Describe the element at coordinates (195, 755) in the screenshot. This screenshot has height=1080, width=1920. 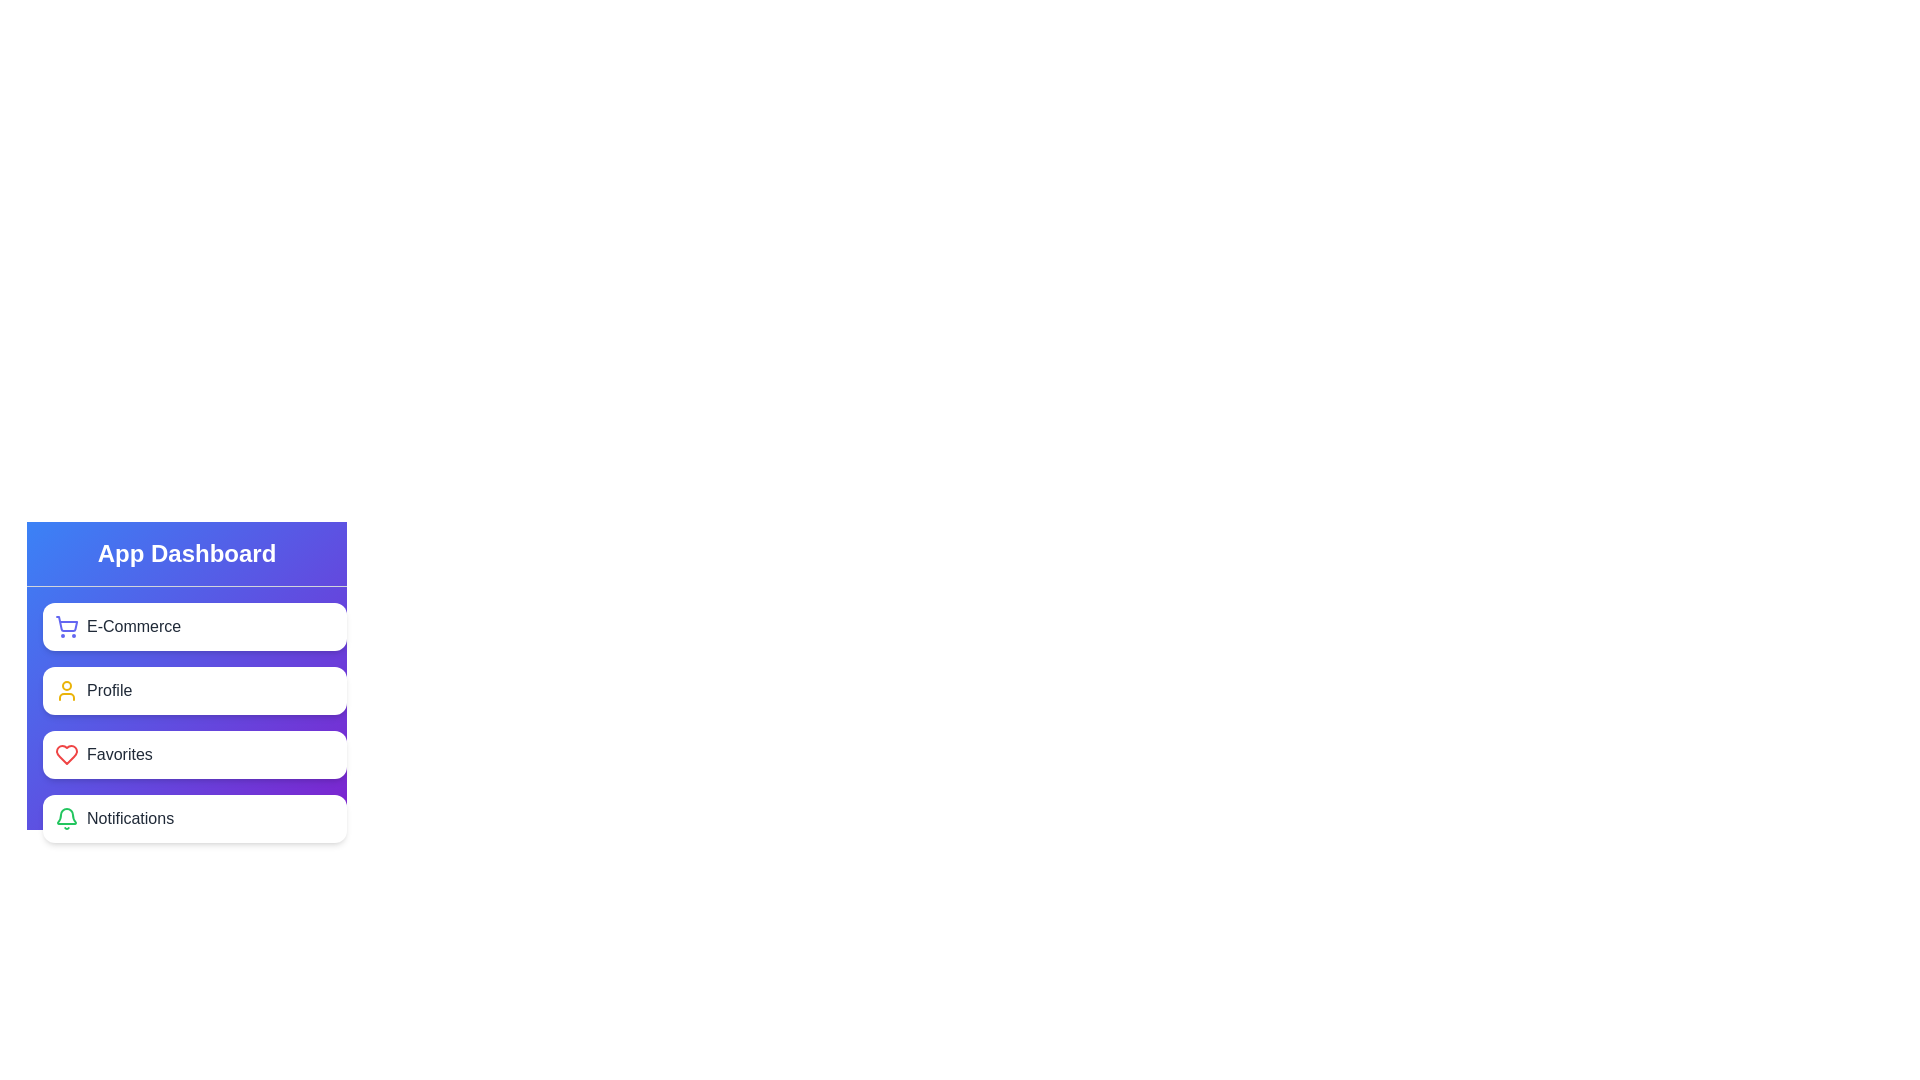
I see `the element corresponding to Favorites` at that location.